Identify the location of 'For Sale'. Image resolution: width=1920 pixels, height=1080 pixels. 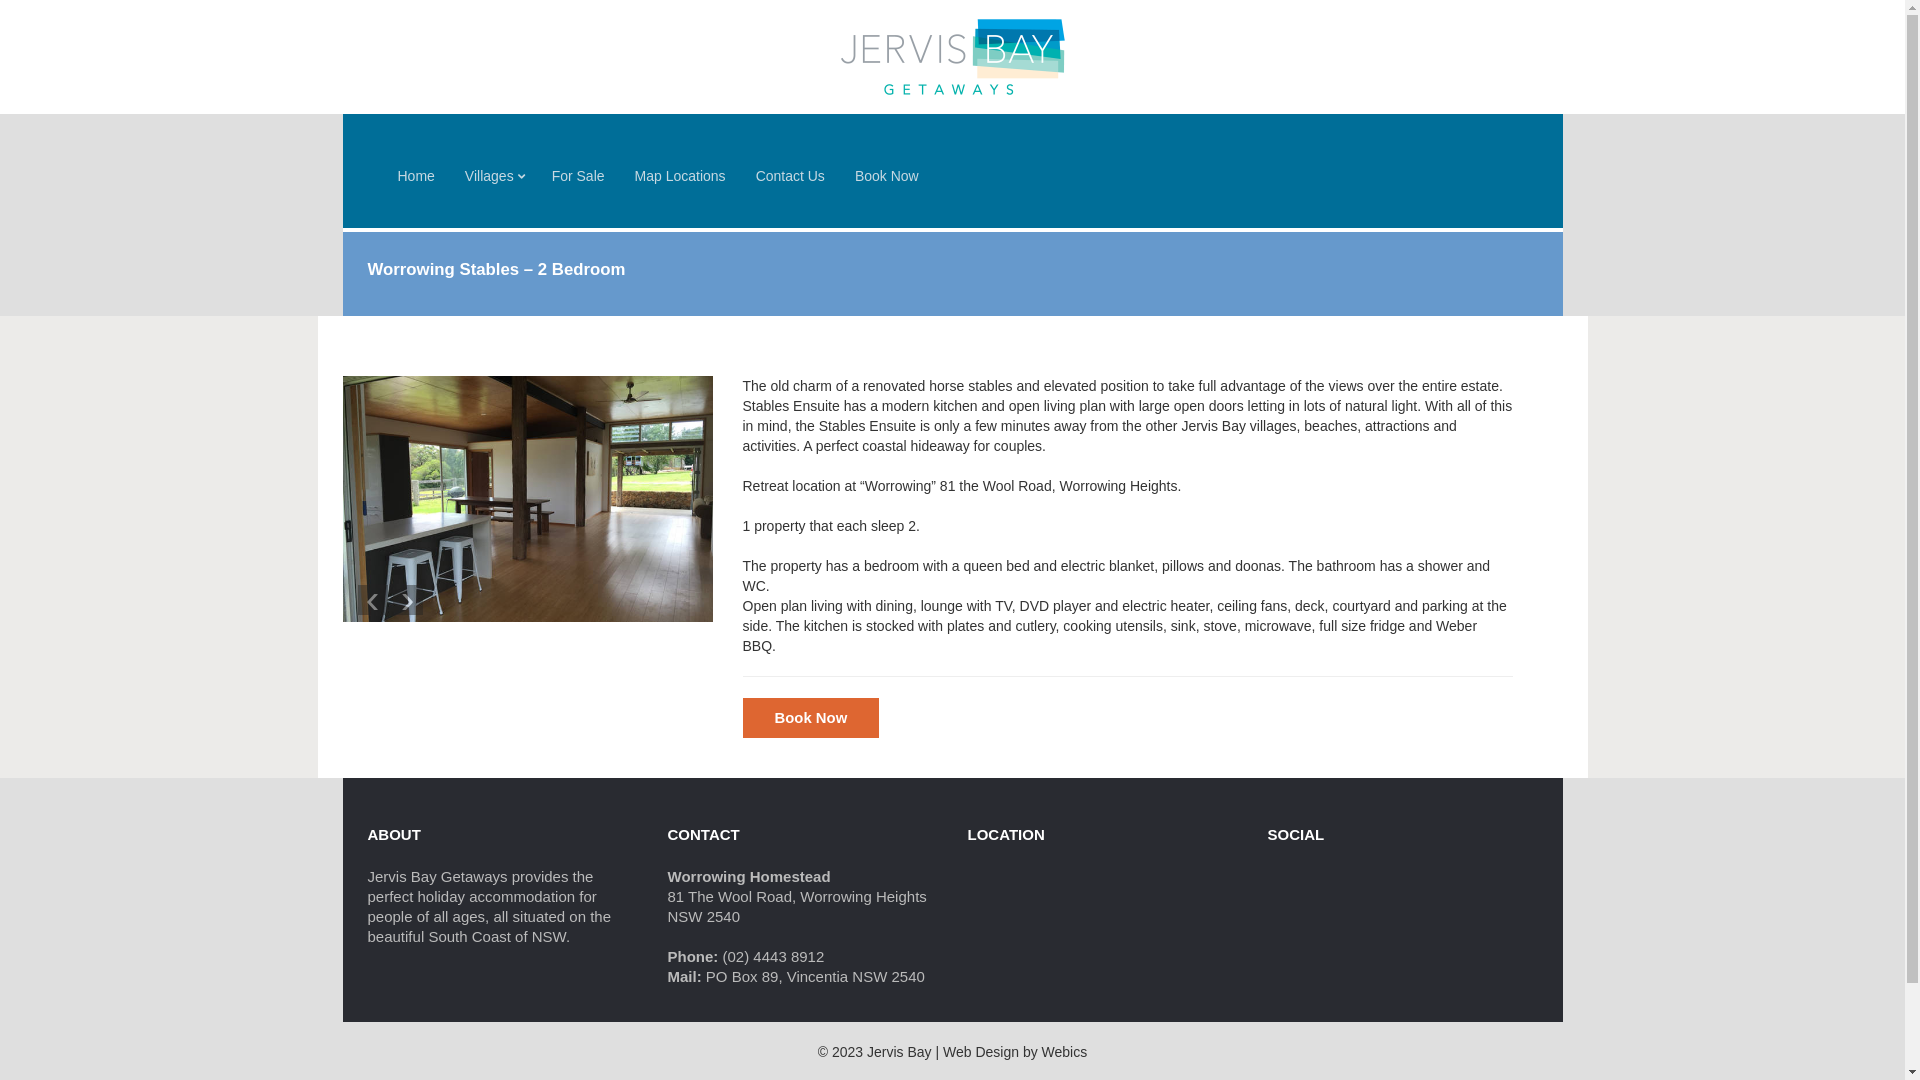
(577, 175).